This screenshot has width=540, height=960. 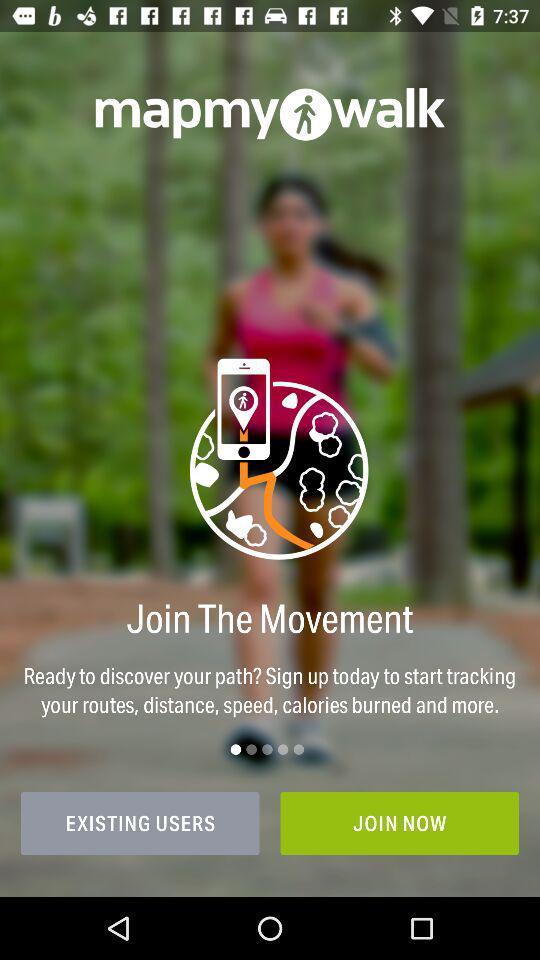 What do you see at coordinates (399, 823) in the screenshot?
I see `the join now` at bounding box center [399, 823].